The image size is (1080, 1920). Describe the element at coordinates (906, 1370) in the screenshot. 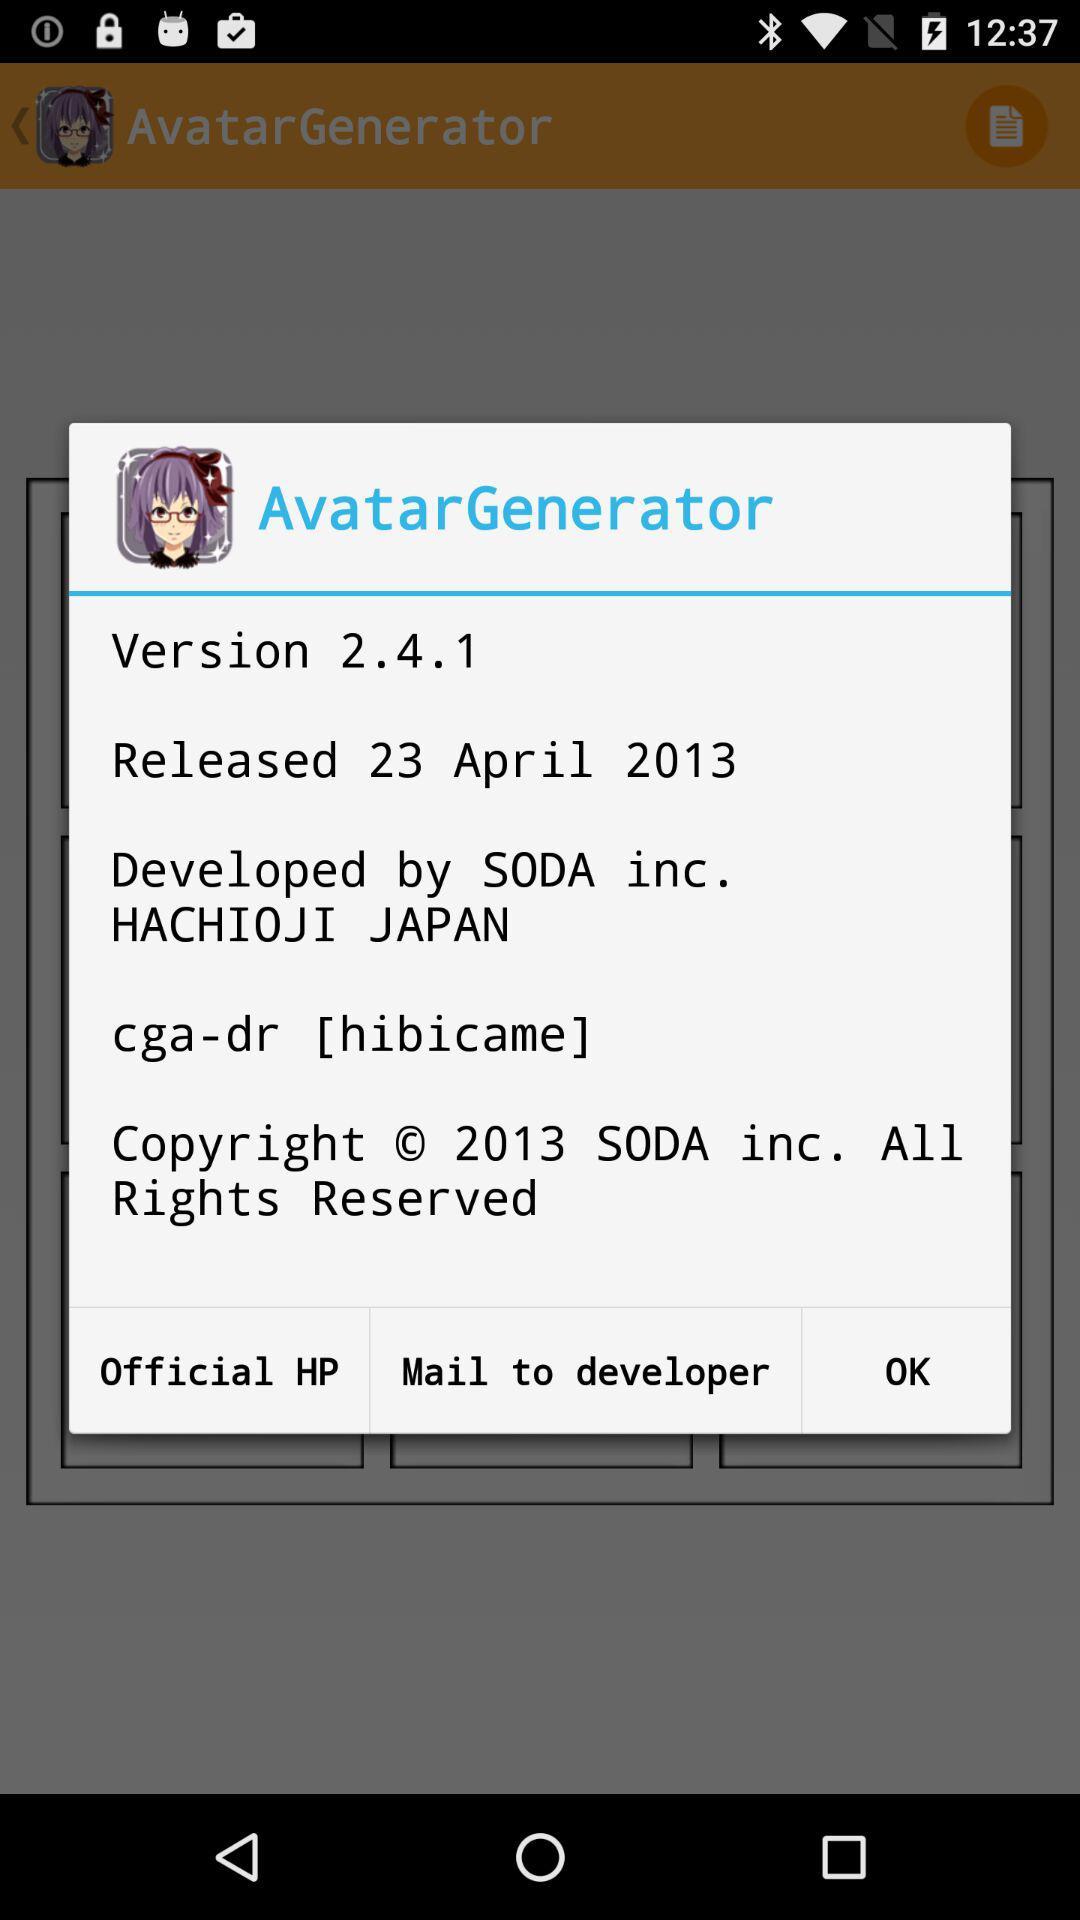

I see `the icon below the version 2 4 item` at that location.